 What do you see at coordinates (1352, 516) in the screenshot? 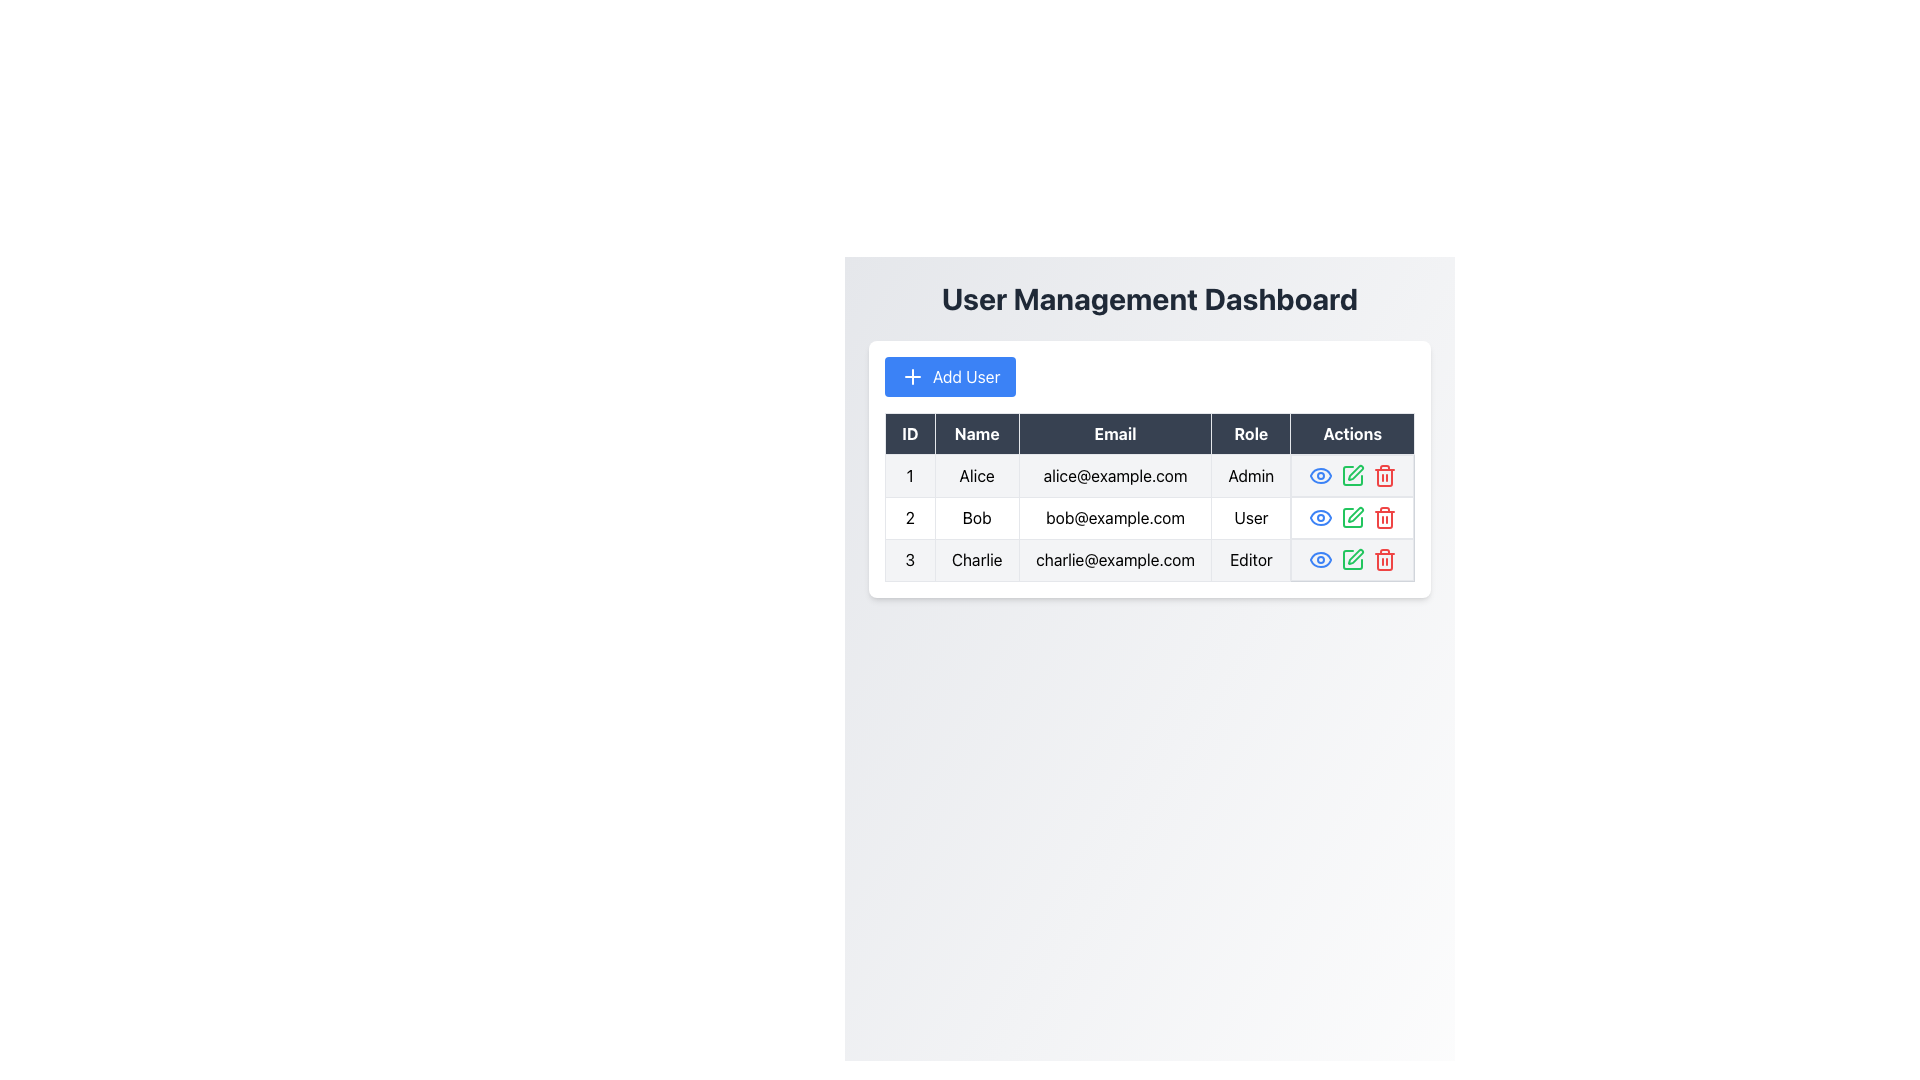
I see `the edit button located in the second row of the user management table` at bounding box center [1352, 516].